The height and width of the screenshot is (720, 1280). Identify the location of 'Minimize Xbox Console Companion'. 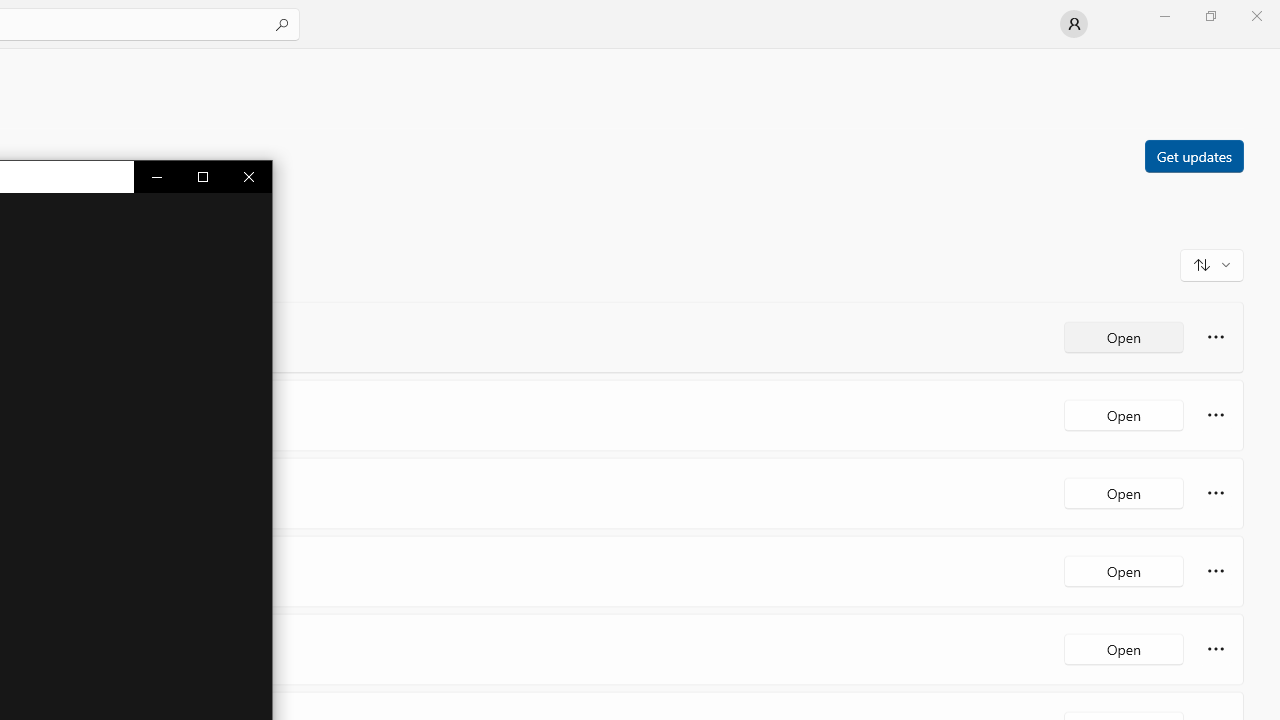
(156, 176).